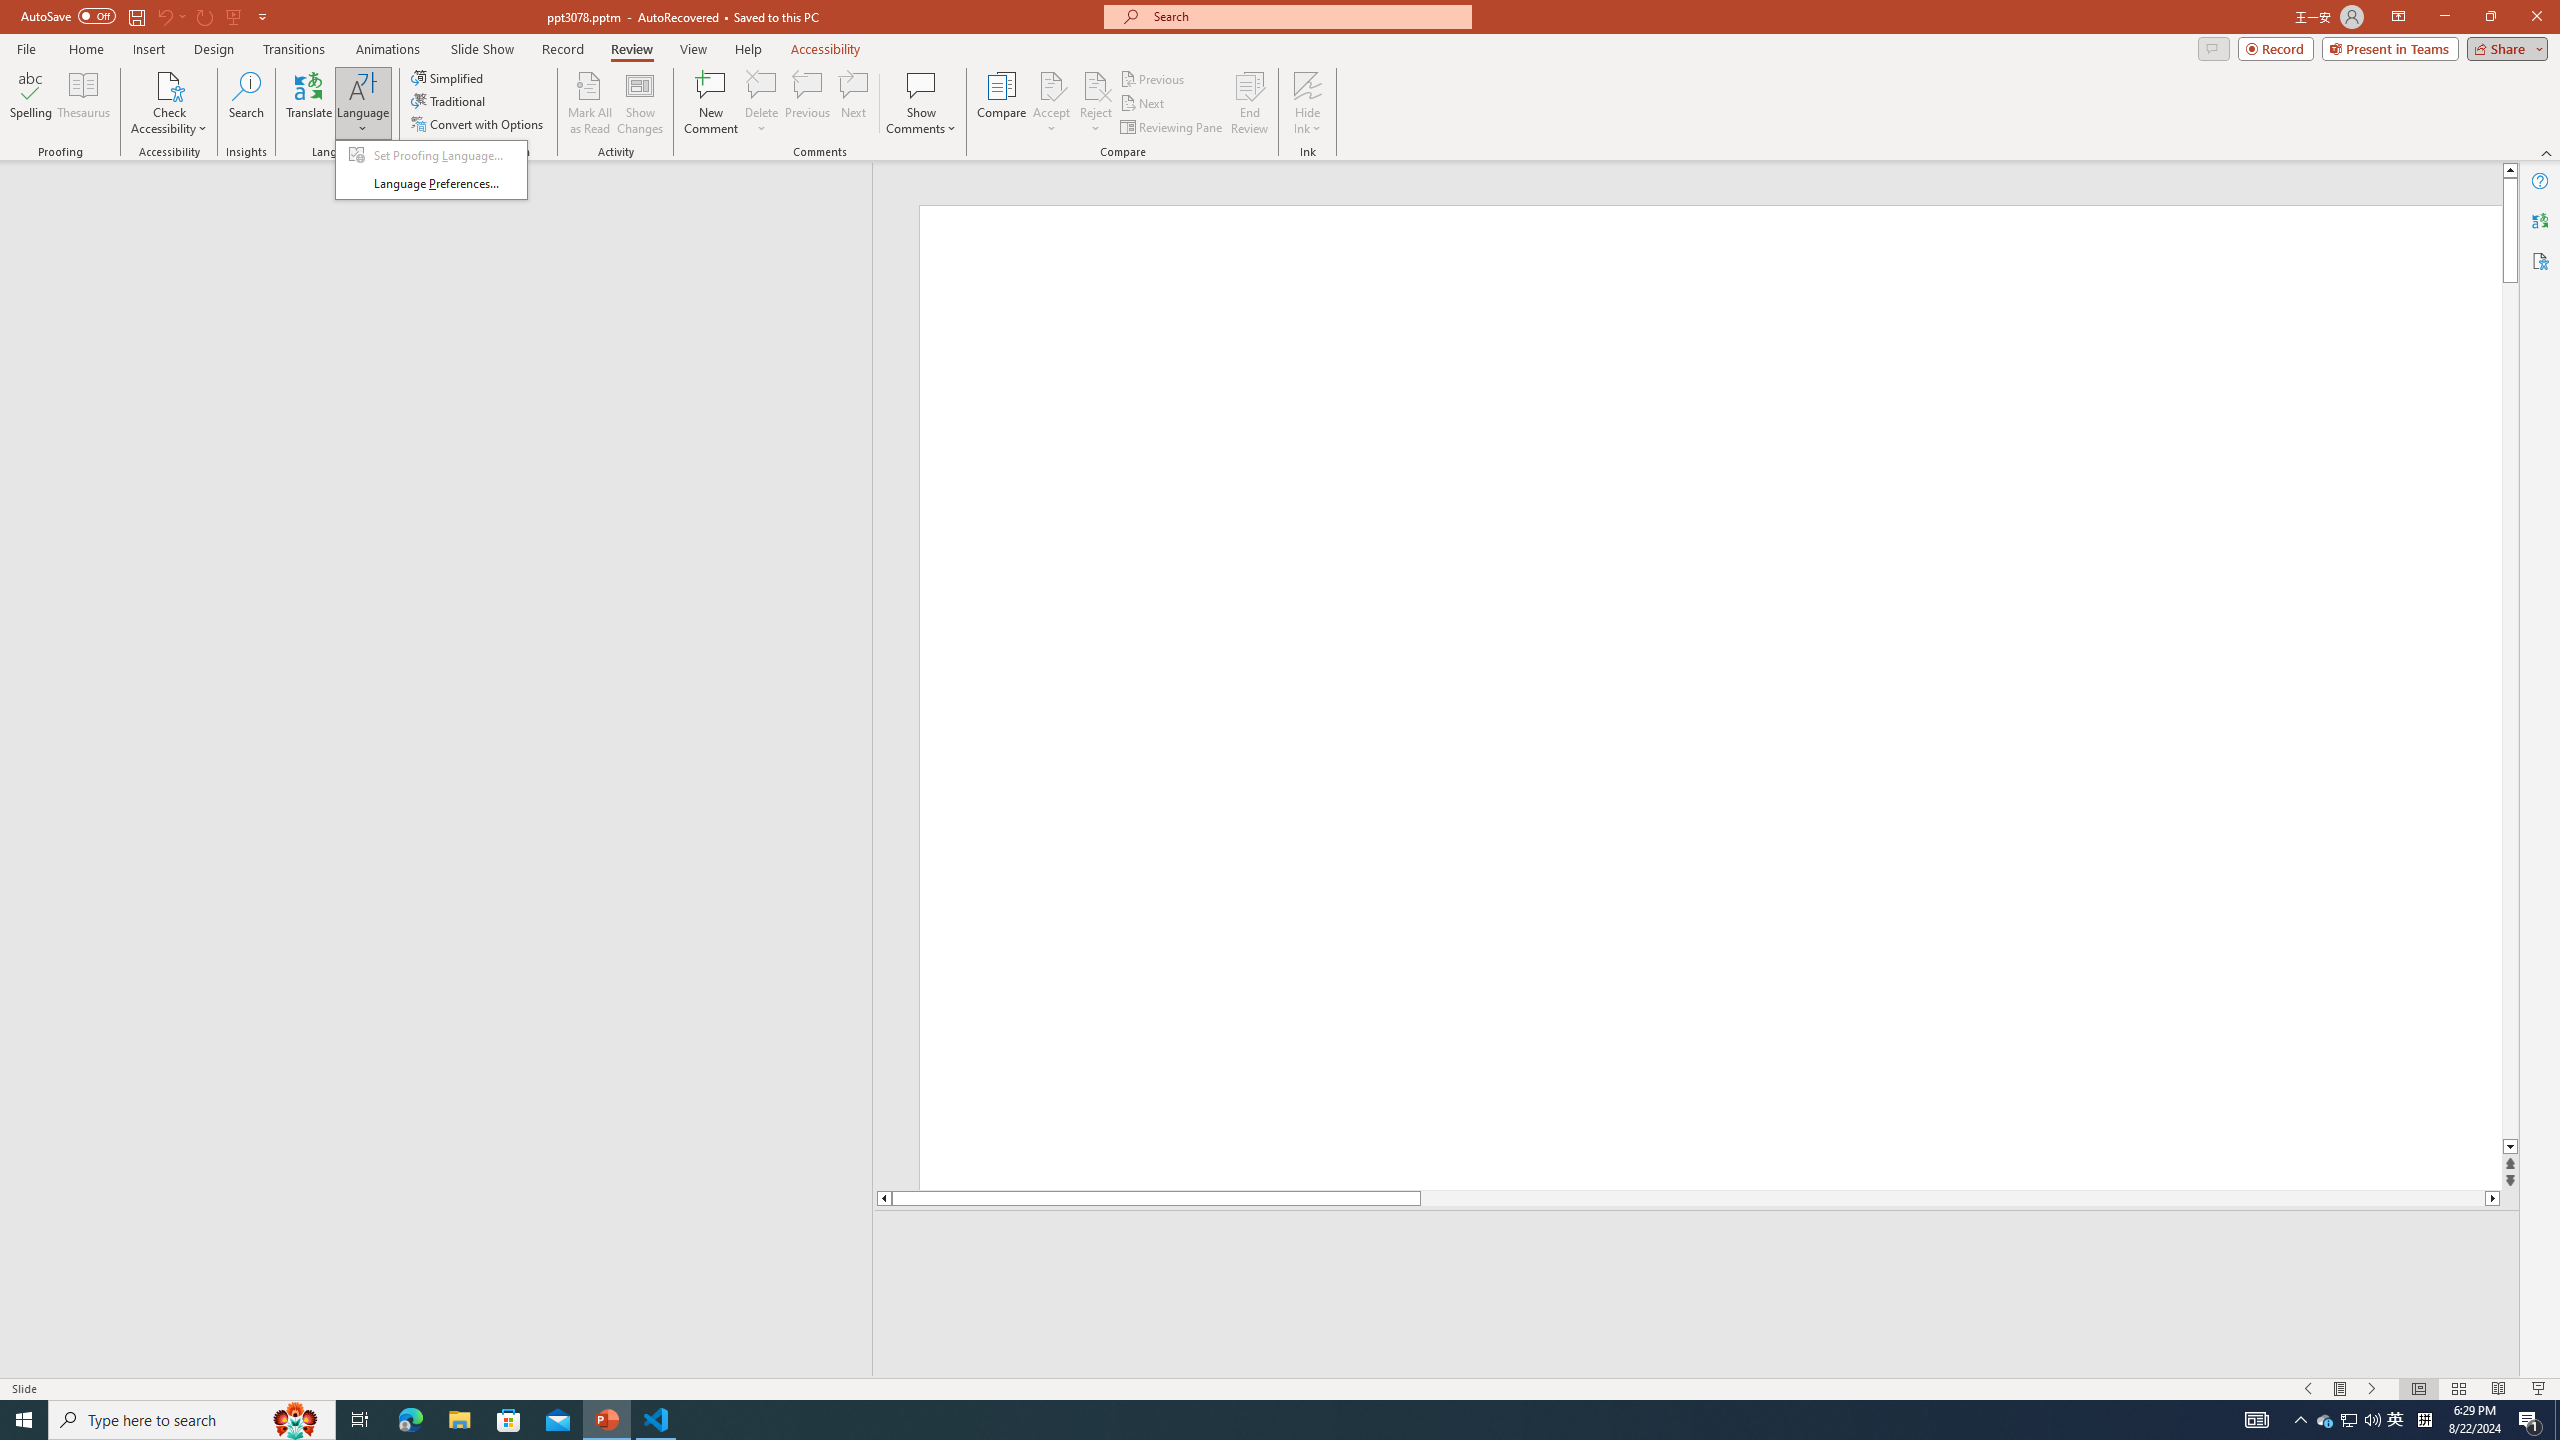 The height and width of the screenshot is (1440, 2560). What do you see at coordinates (640, 103) in the screenshot?
I see `'Show Changes'` at bounding box center [640, 103].